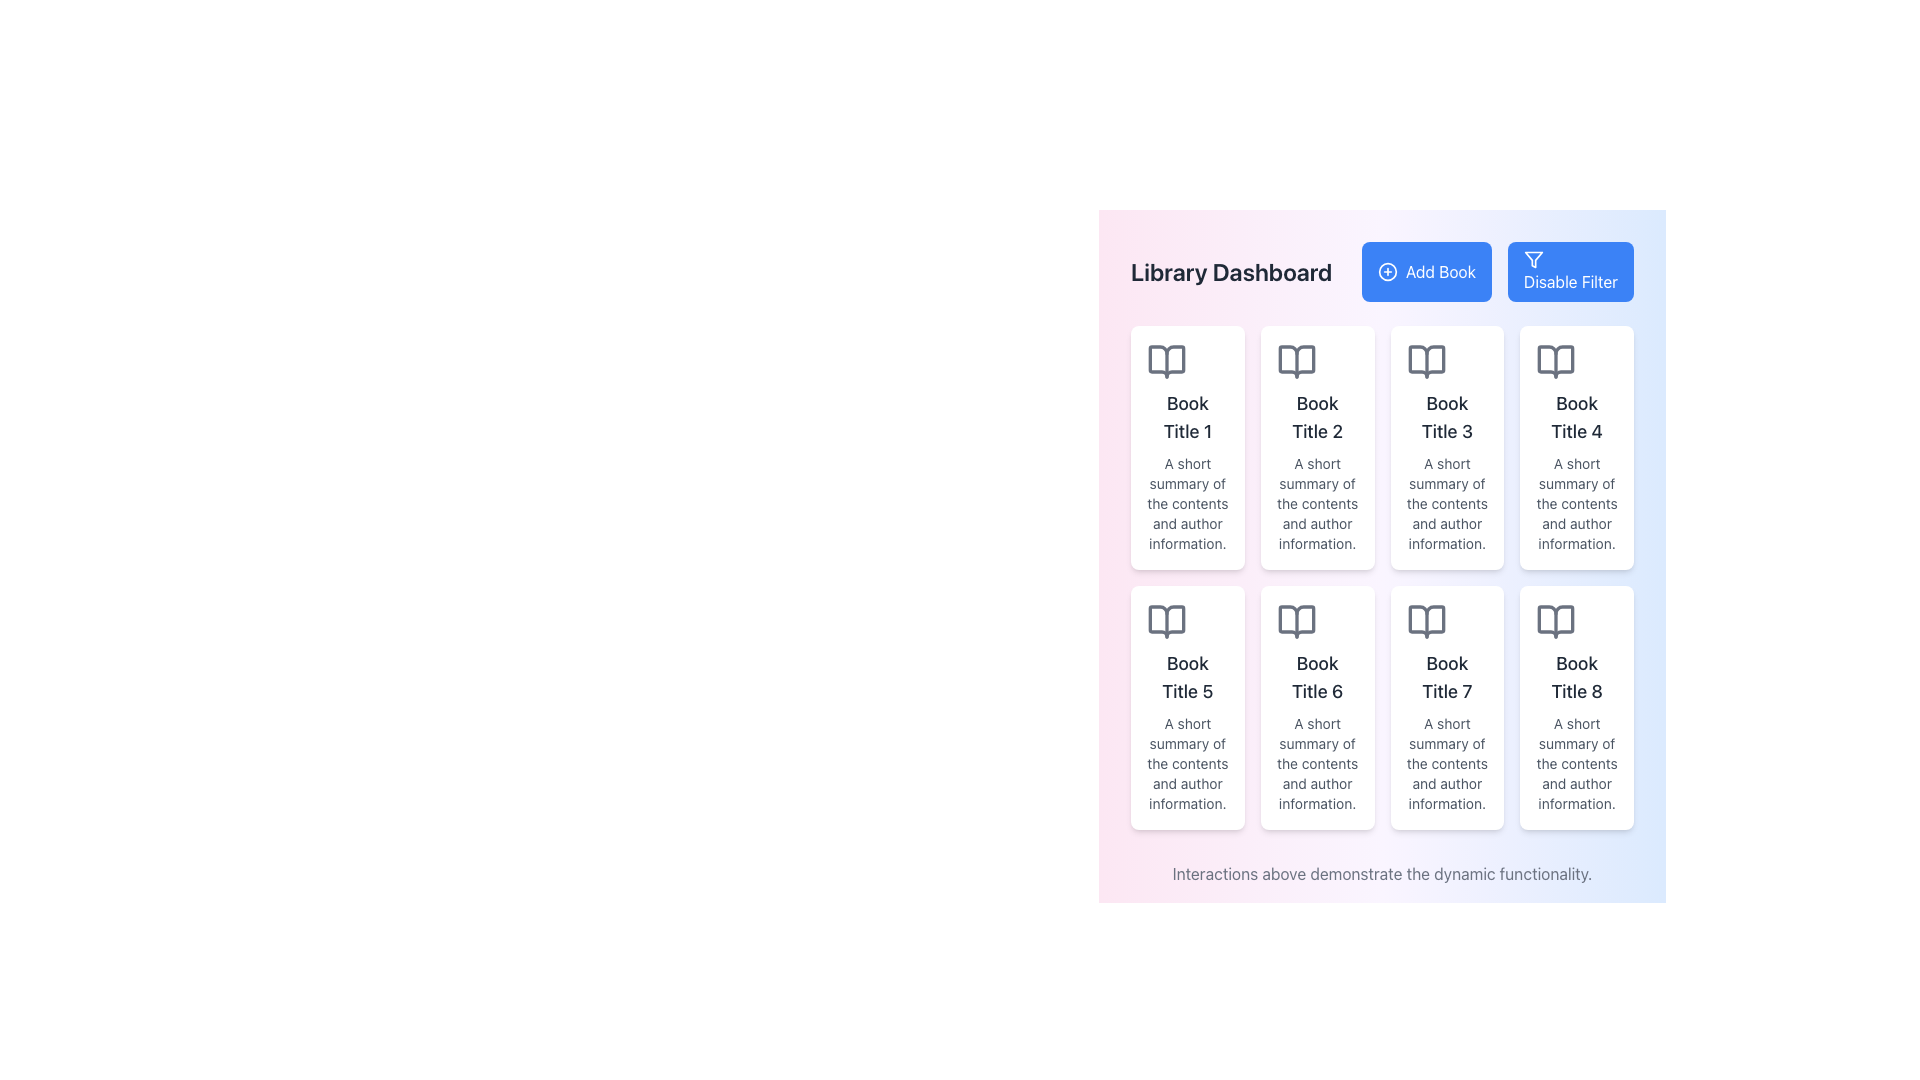  Describe the element at coordinates (1317, 763) in the screenshot. I see `the descriptive Text label located under 'Book Title 6' in the sixth card of the 4x2 grid layout` at that location.